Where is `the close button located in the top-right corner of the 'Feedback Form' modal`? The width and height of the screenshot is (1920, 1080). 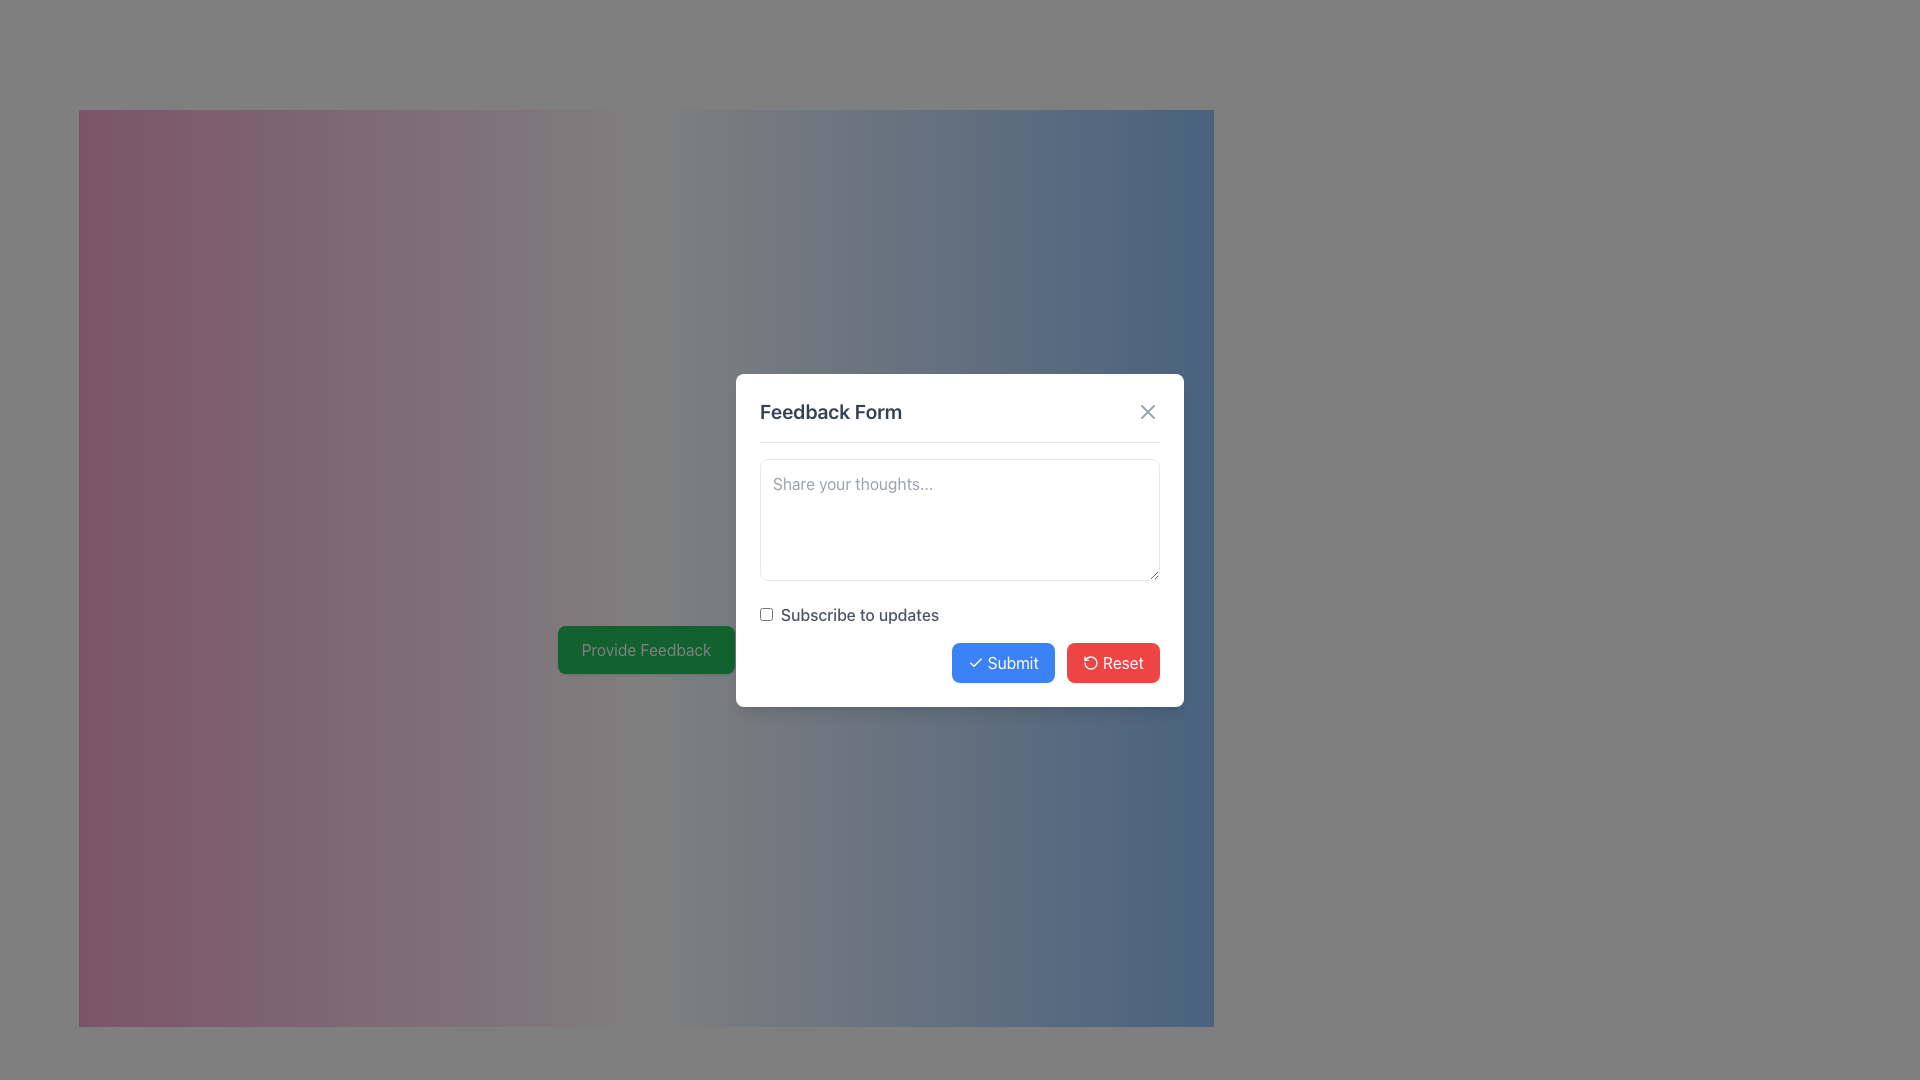
the close button located in the top-right corner of the 'Feedback Form' modal is located at coordinates (1147, 410).